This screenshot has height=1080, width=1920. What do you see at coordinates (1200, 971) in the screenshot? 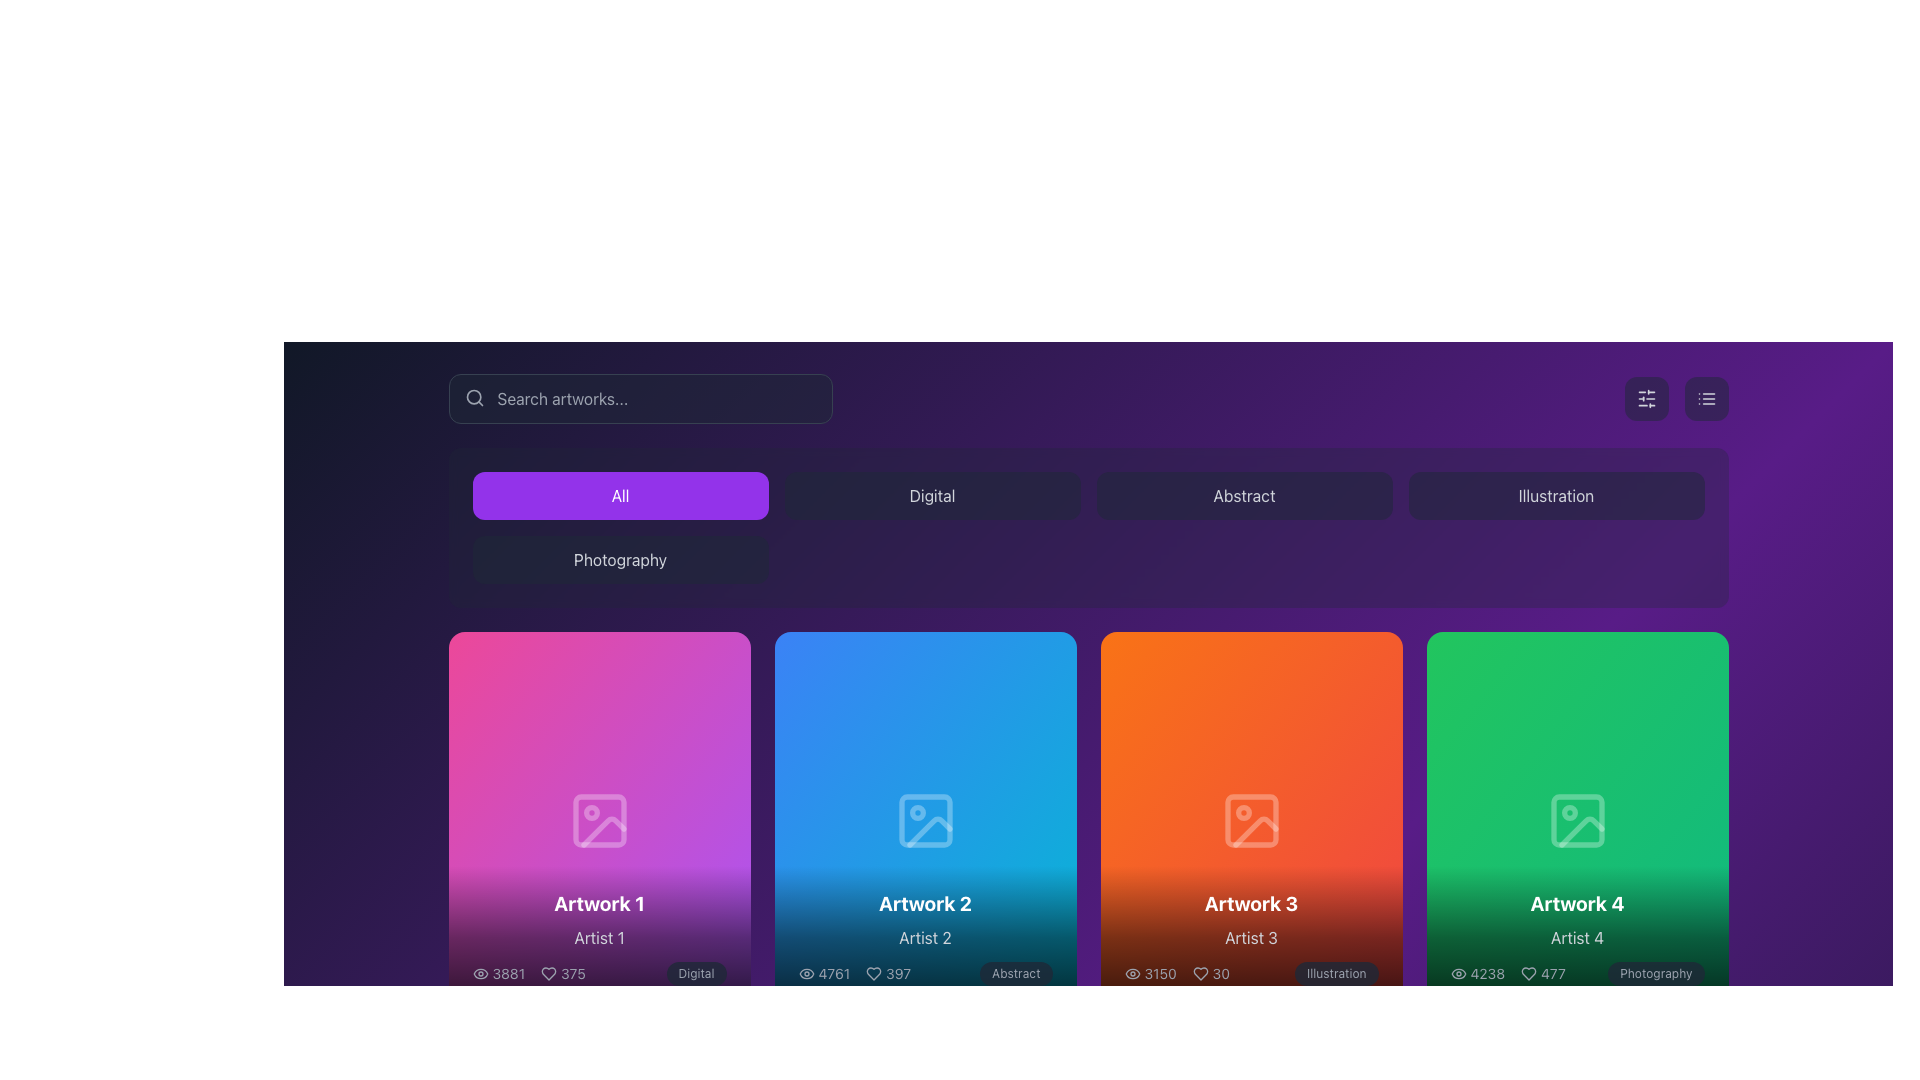
I see `the 'like' icon located in the lower section of the orange card labeled 'Artwork 3', positioned to the left of the numeric text '30'` at bounding box center [1200, 971].